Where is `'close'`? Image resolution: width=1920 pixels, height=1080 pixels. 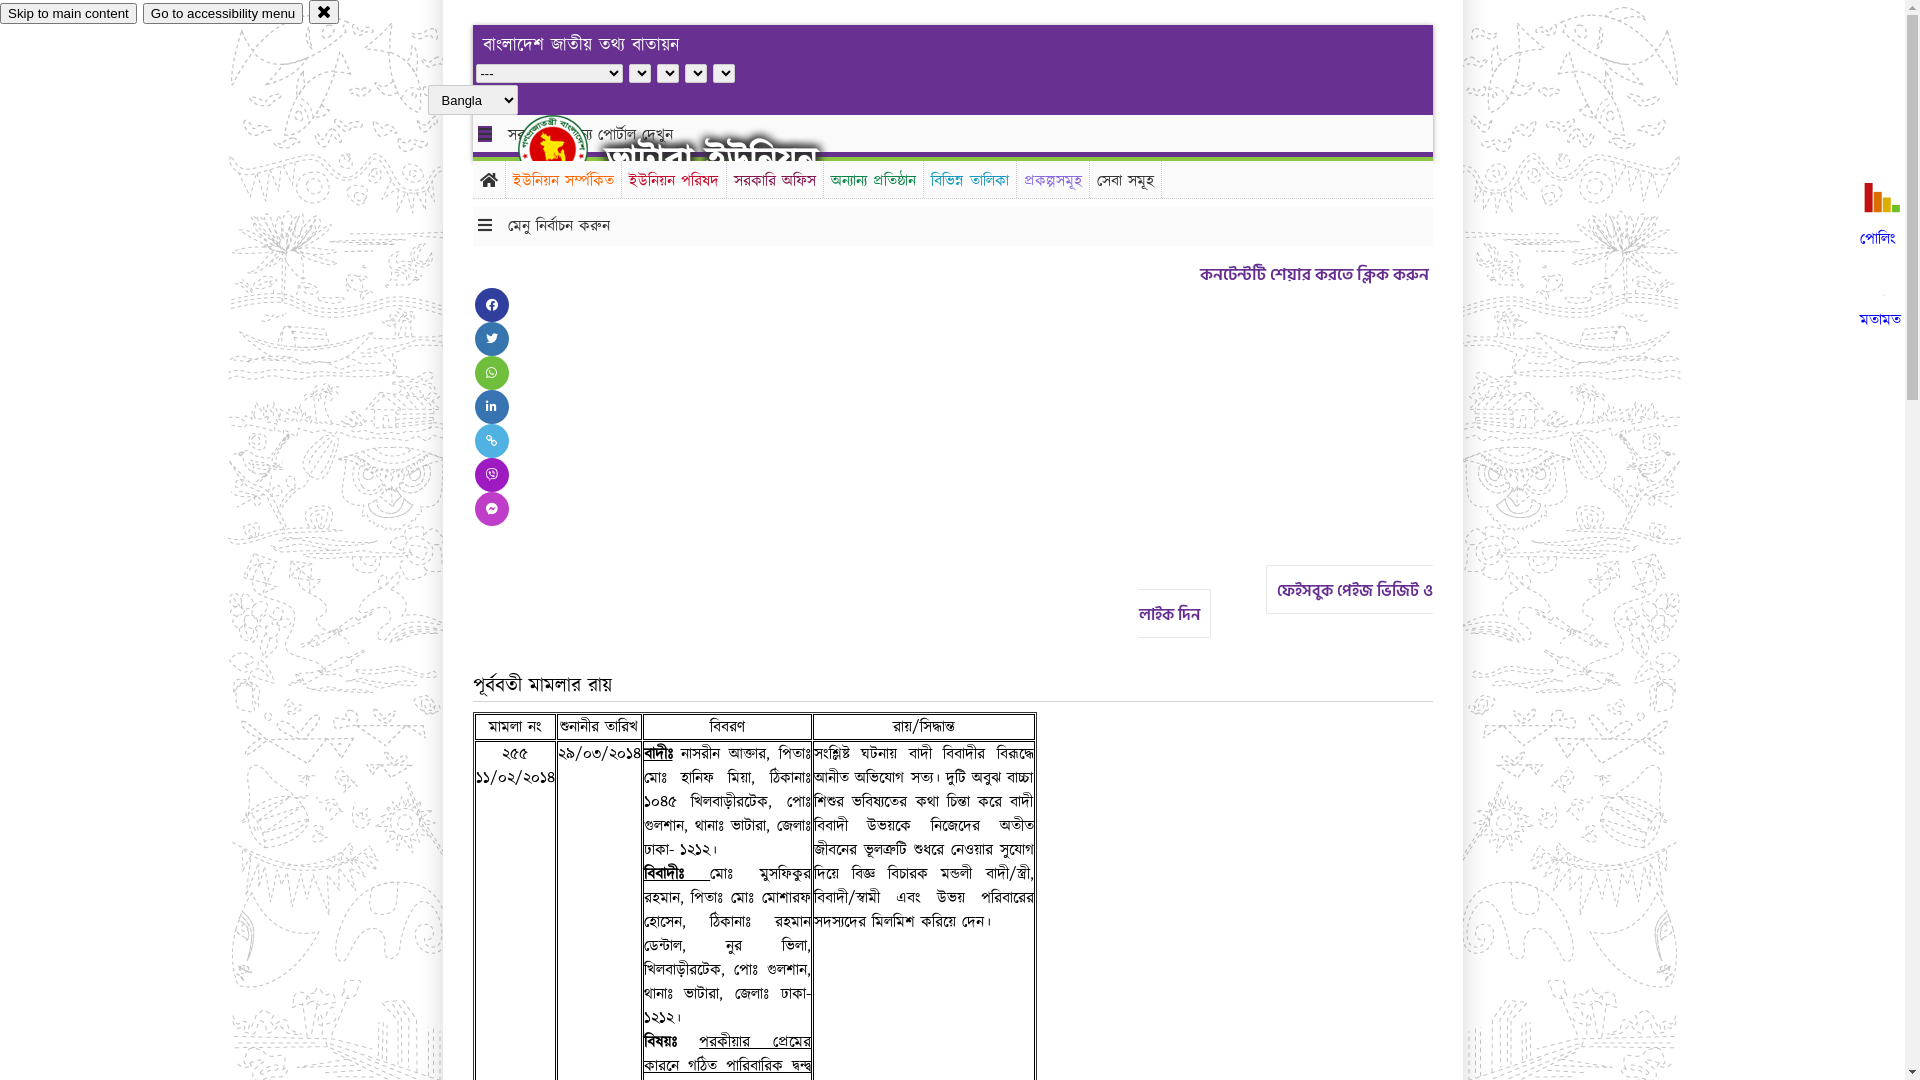
'close' is located at coordinates (324, 11).